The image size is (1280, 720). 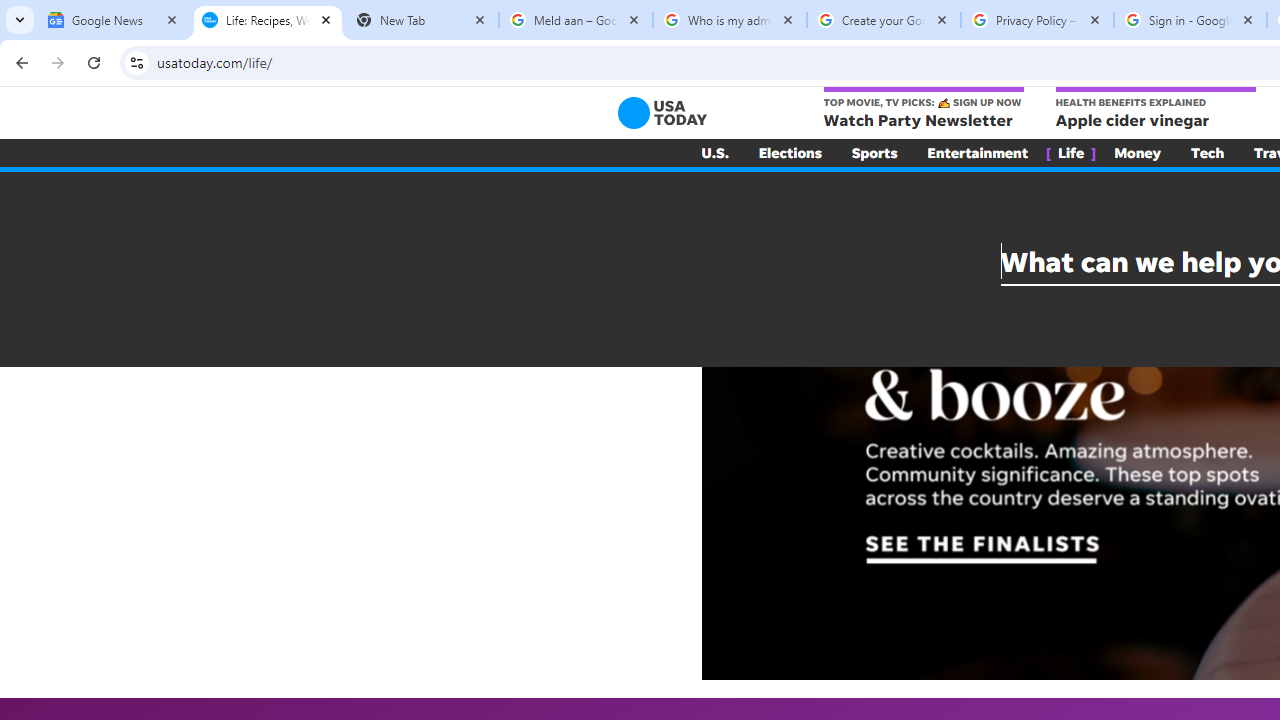 I want to click on 'Sign in - Google Accounts', so click(x=1190, y=20).